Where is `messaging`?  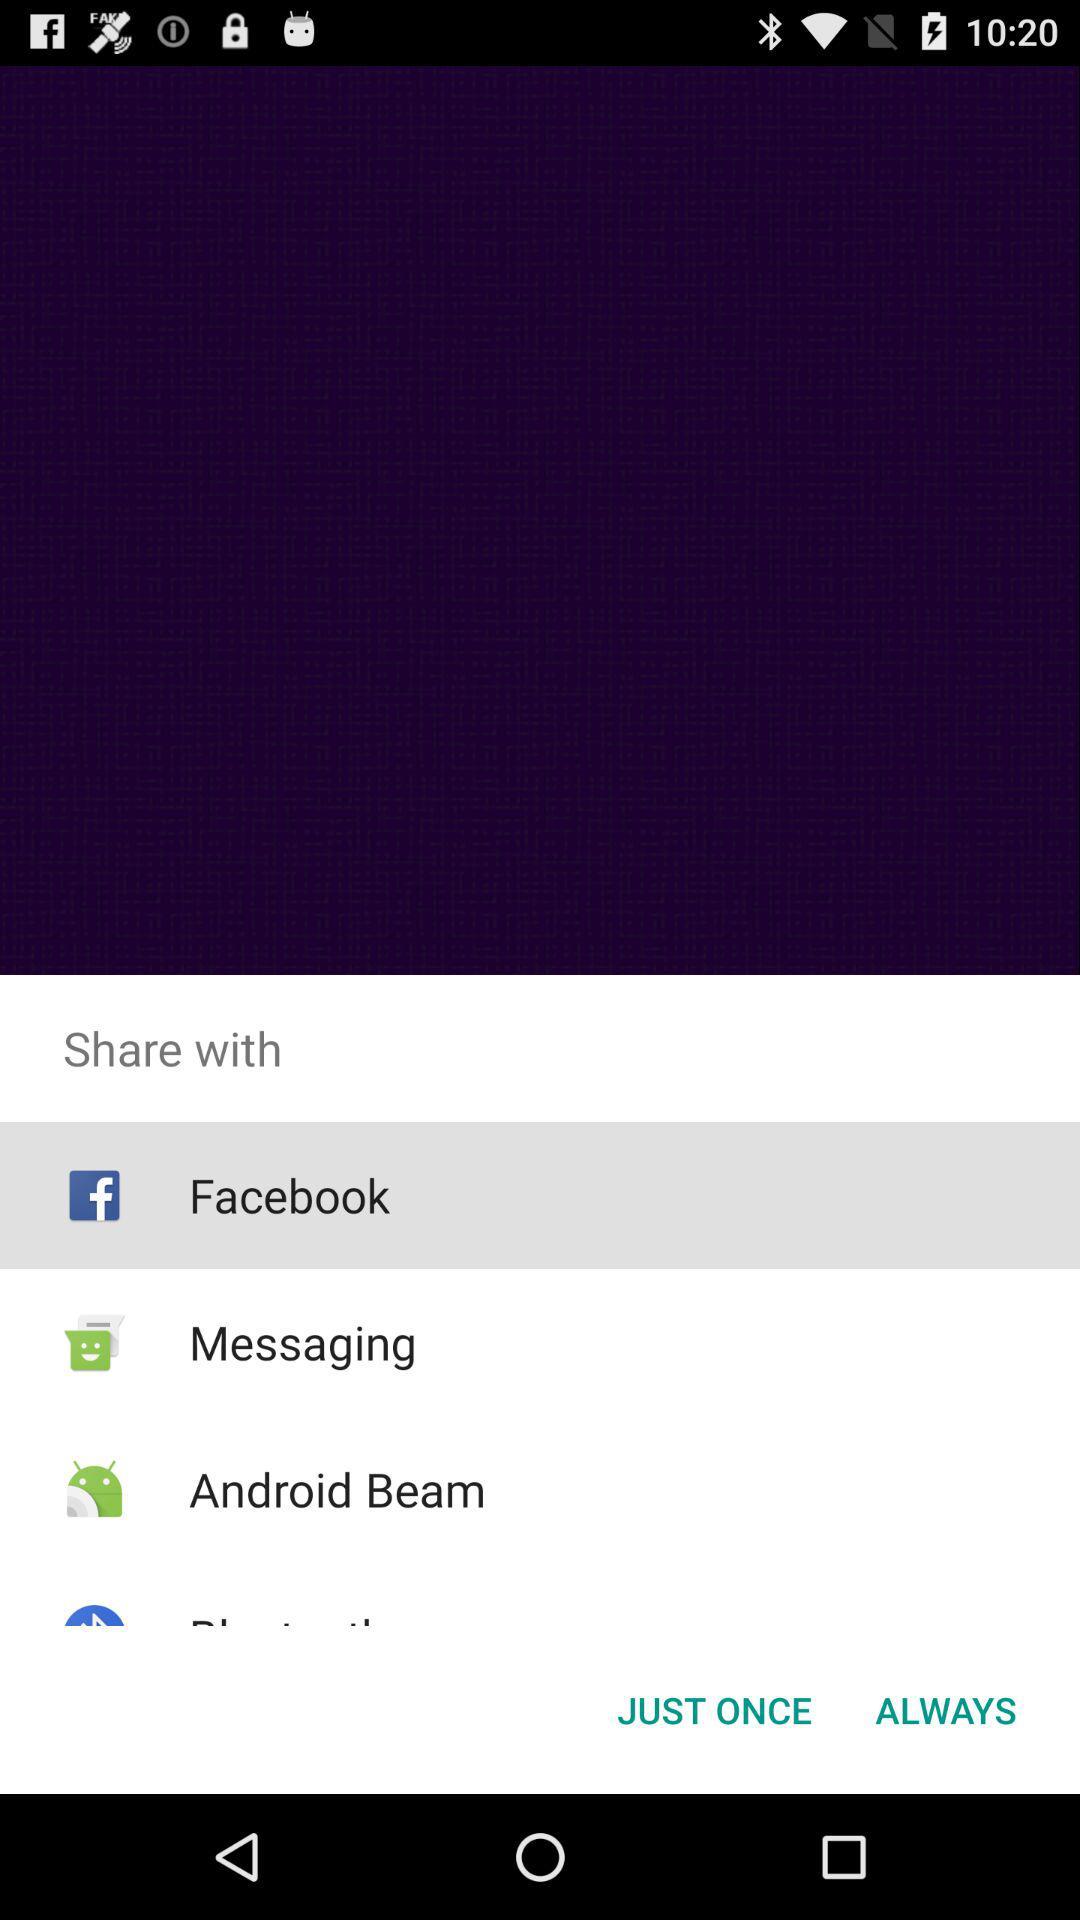
messaging is located at coordinates (303, 1342).